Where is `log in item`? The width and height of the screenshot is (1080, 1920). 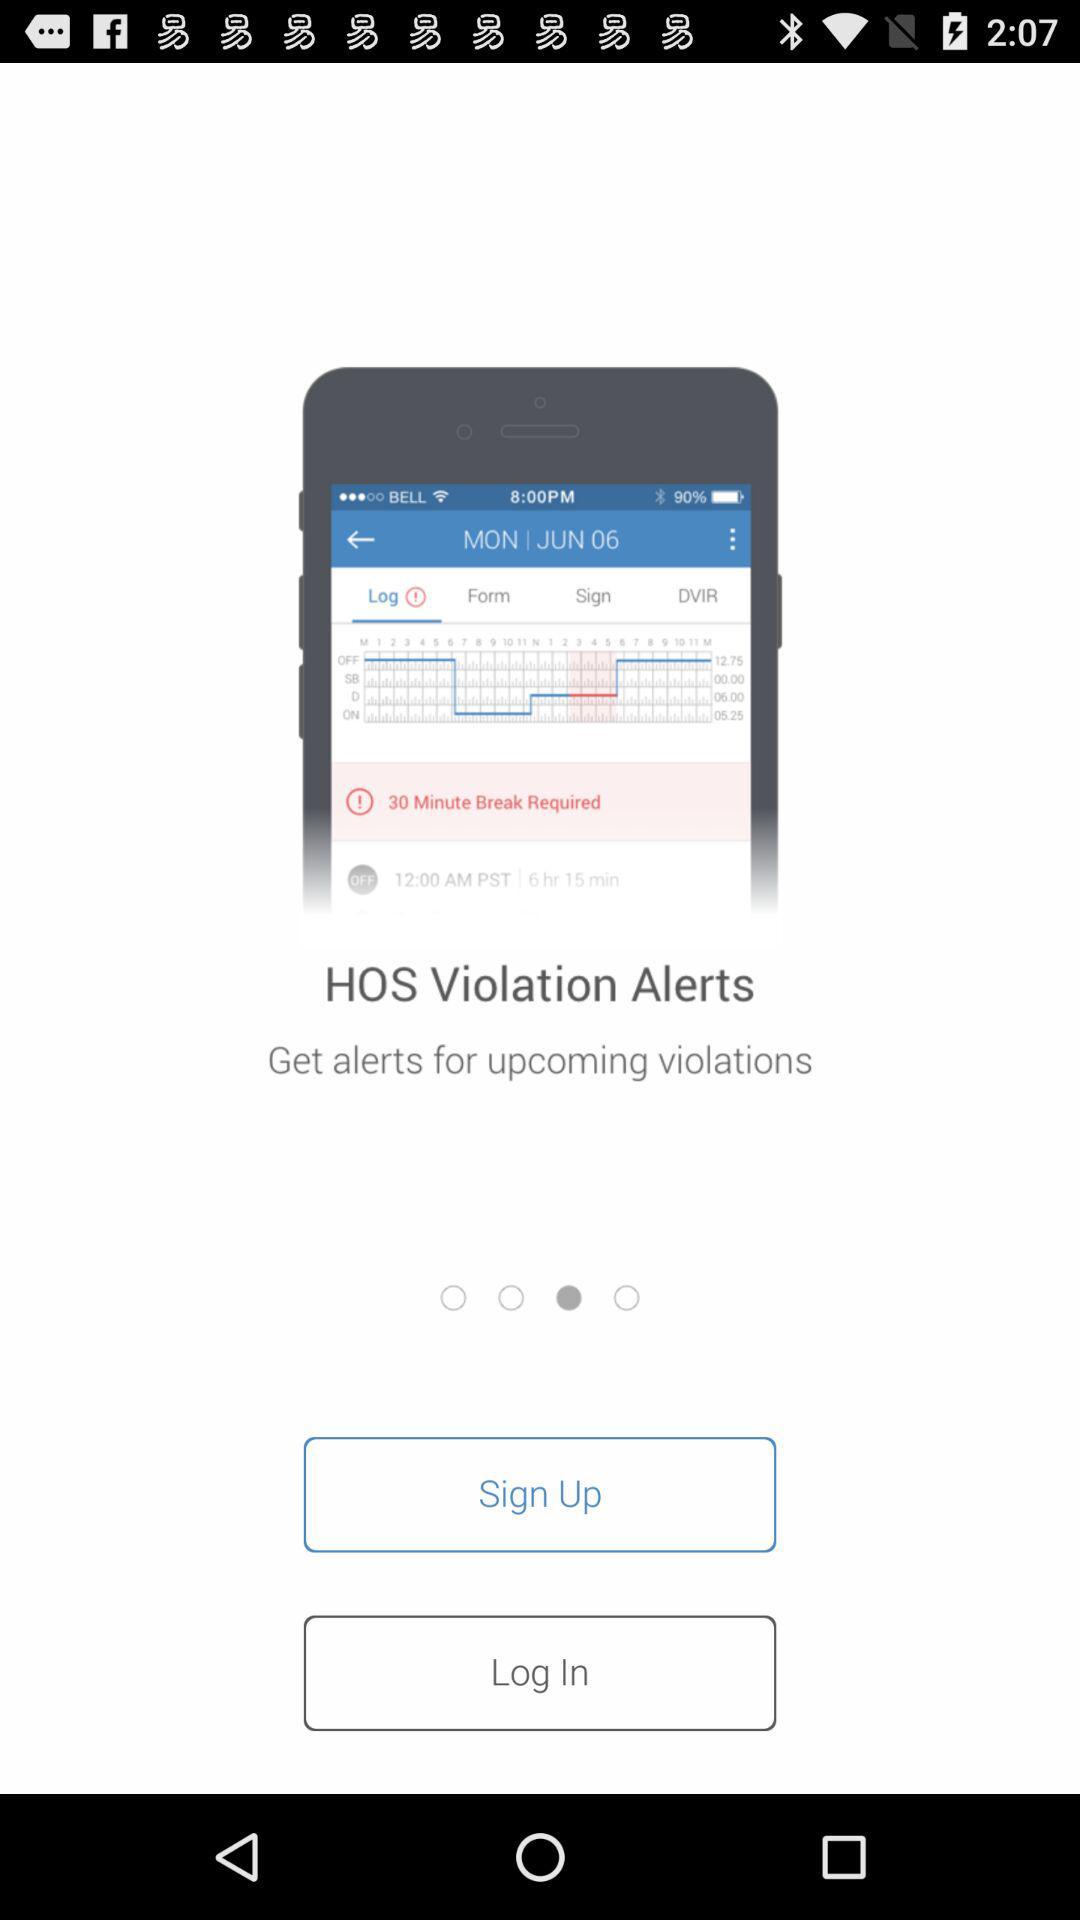
log in item is located at coordinates (540, 1673).